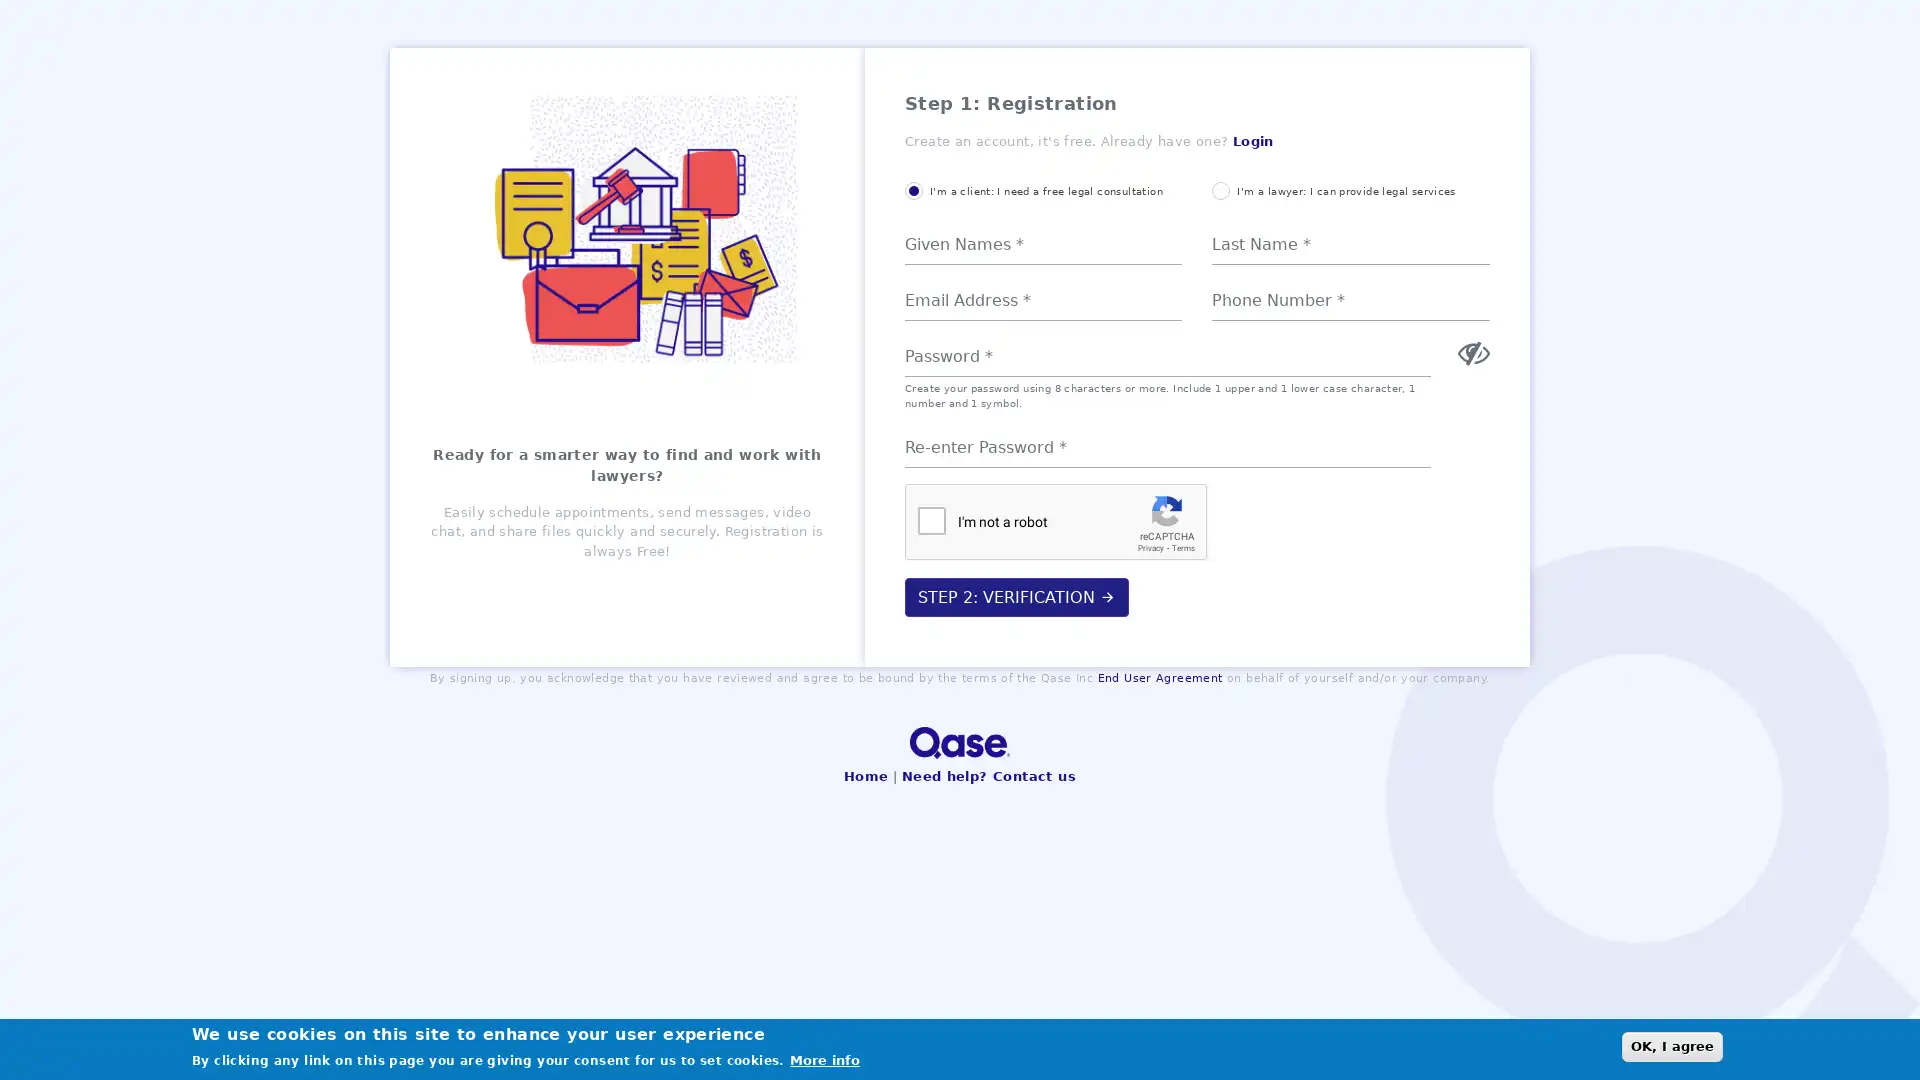 This screenshot has width=1920, height=1080. Describe the element at coordinates (1017, 595) in the screenshot. I see `STEP 2: VERIFICATION` at that location.